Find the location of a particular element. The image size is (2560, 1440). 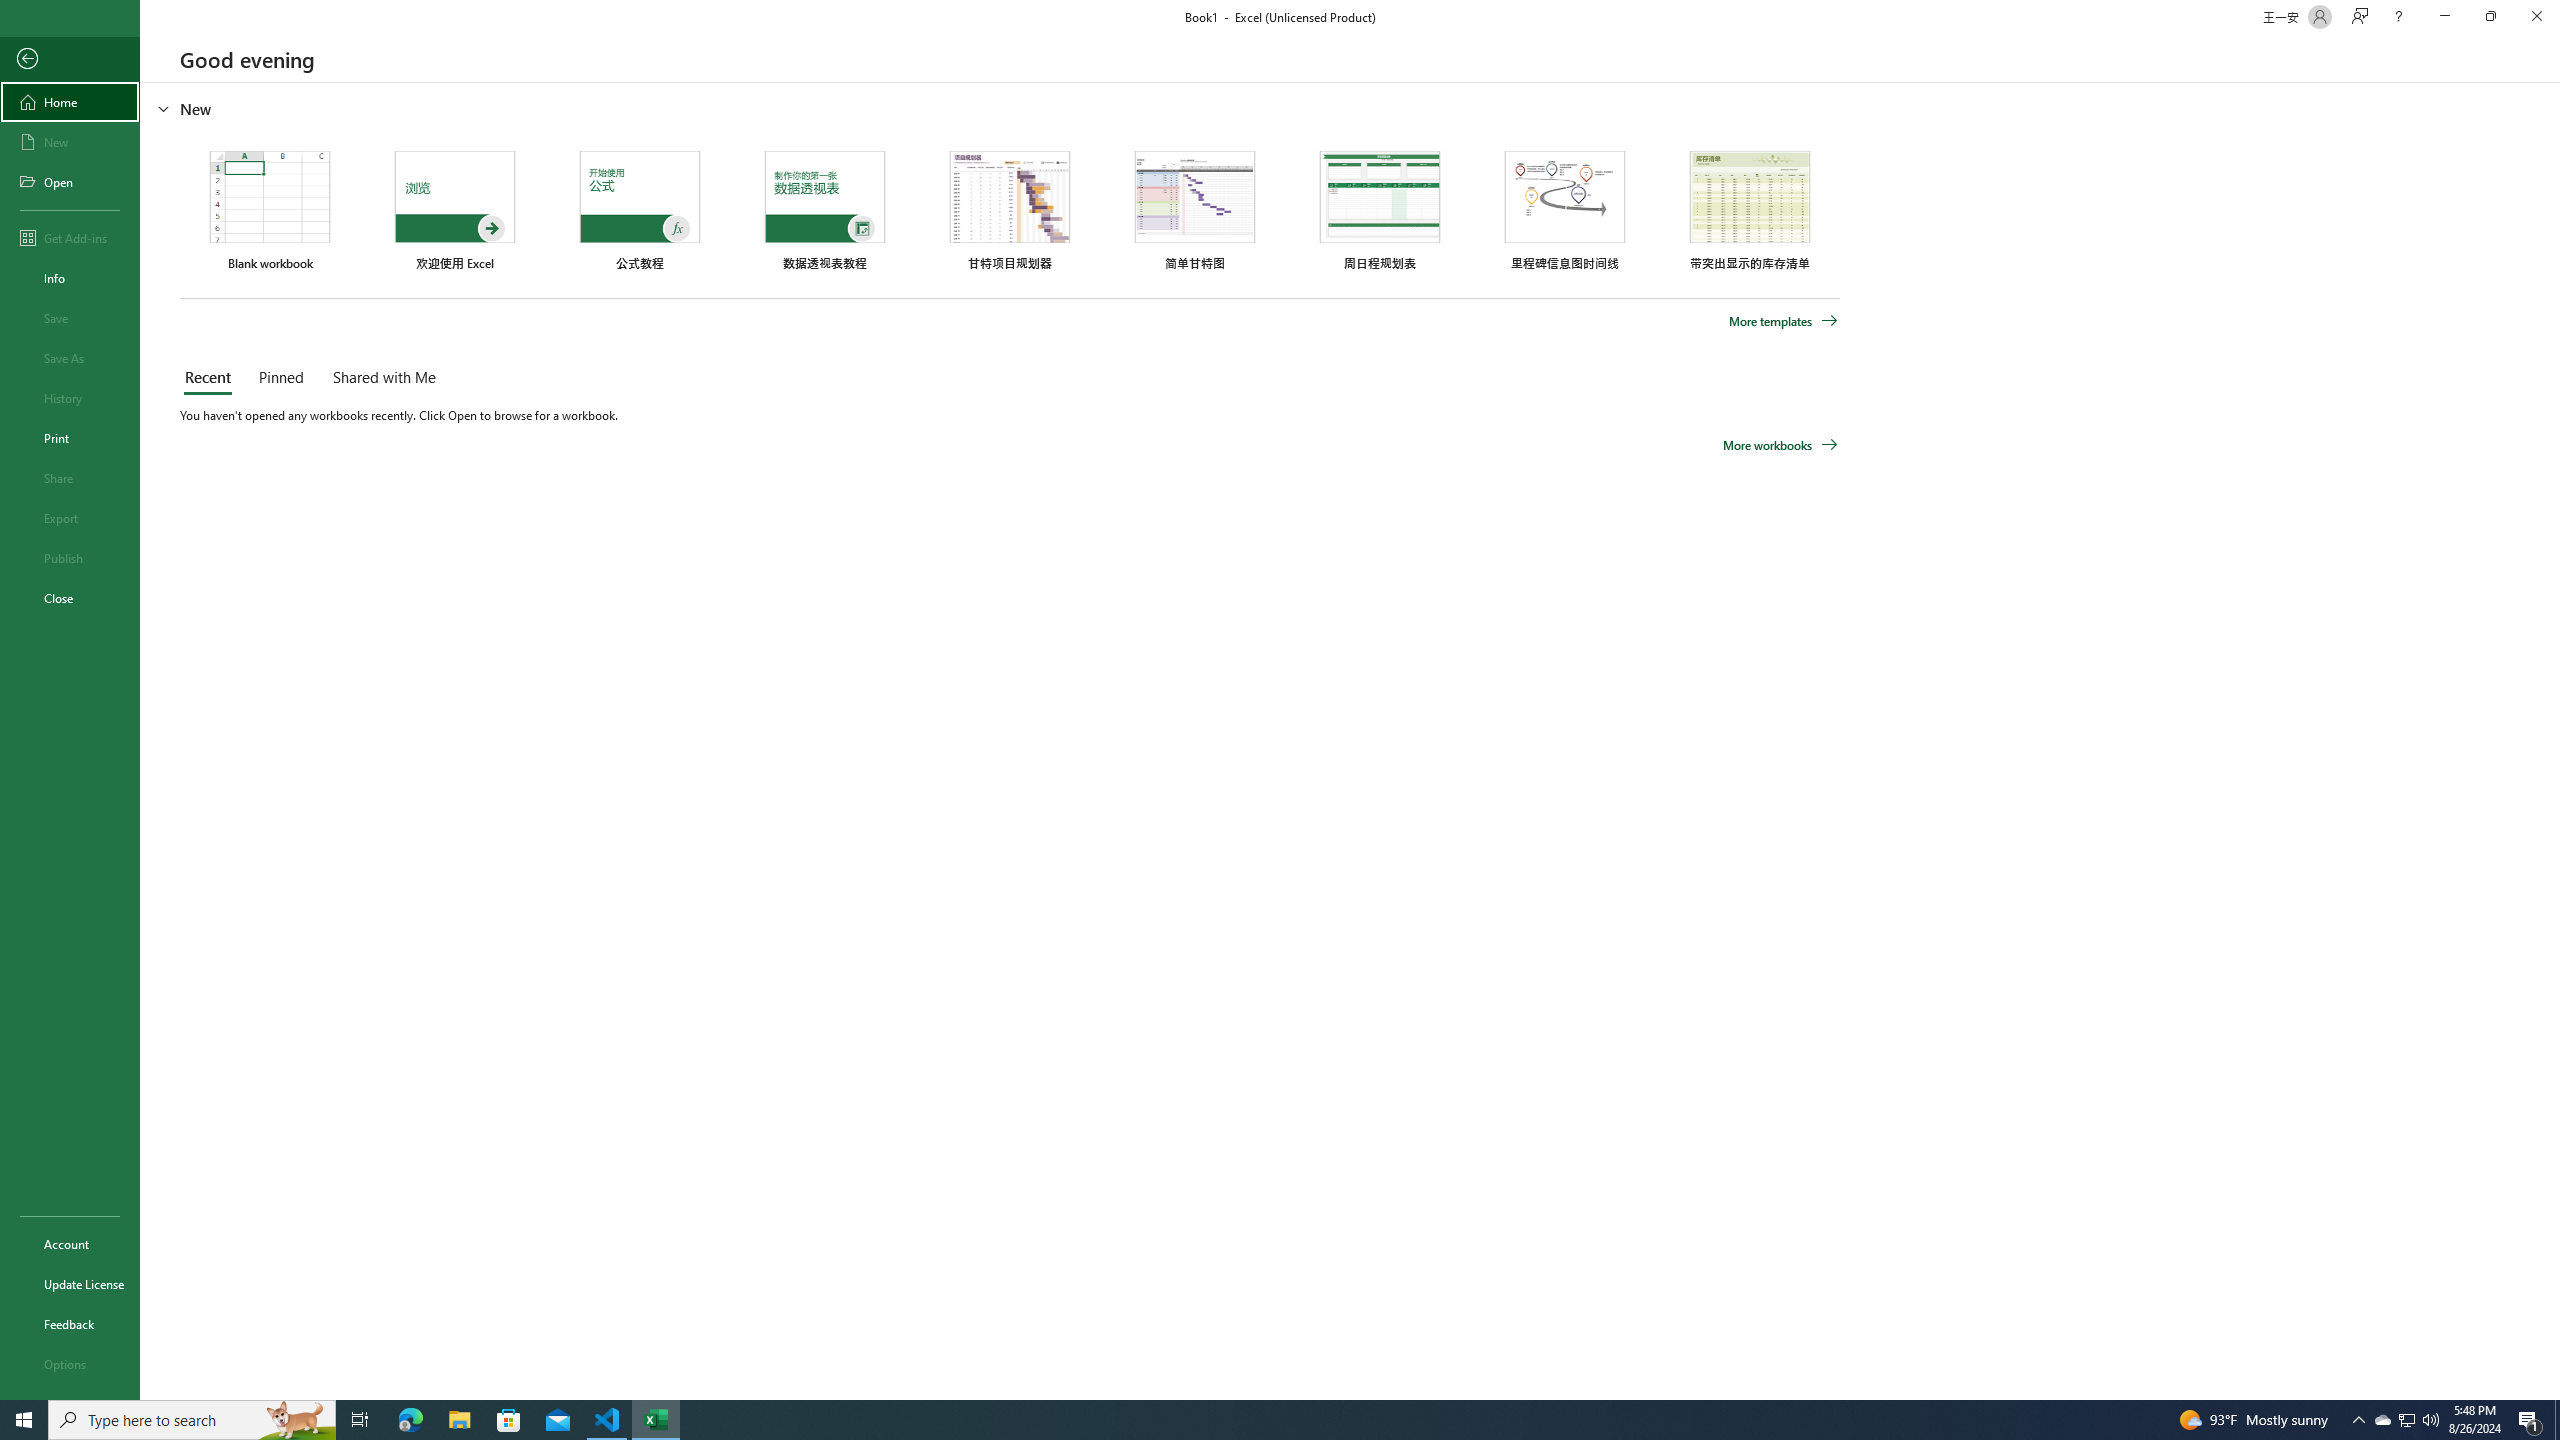

'Pinned' is located at coordinates (280, 378).